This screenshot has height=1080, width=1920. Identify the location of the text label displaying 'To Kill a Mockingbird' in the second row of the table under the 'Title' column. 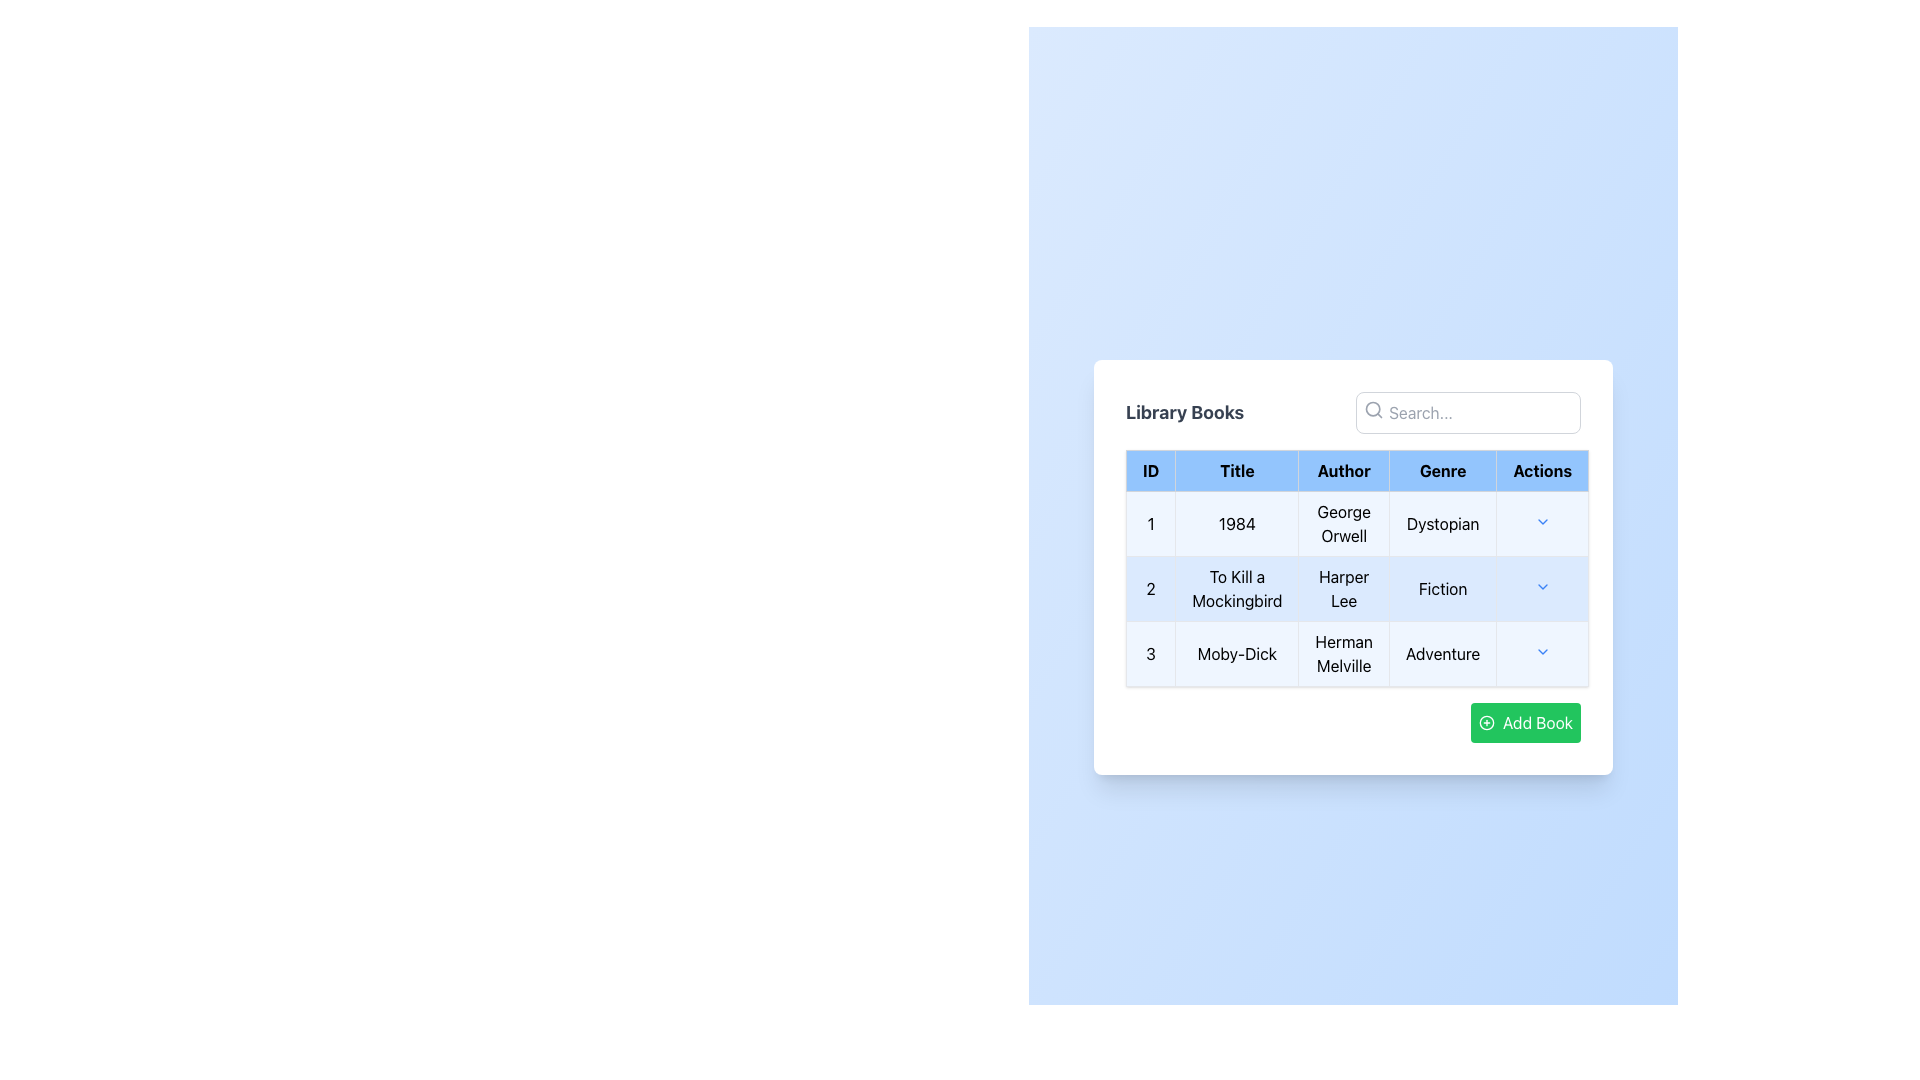
(1236, 587).